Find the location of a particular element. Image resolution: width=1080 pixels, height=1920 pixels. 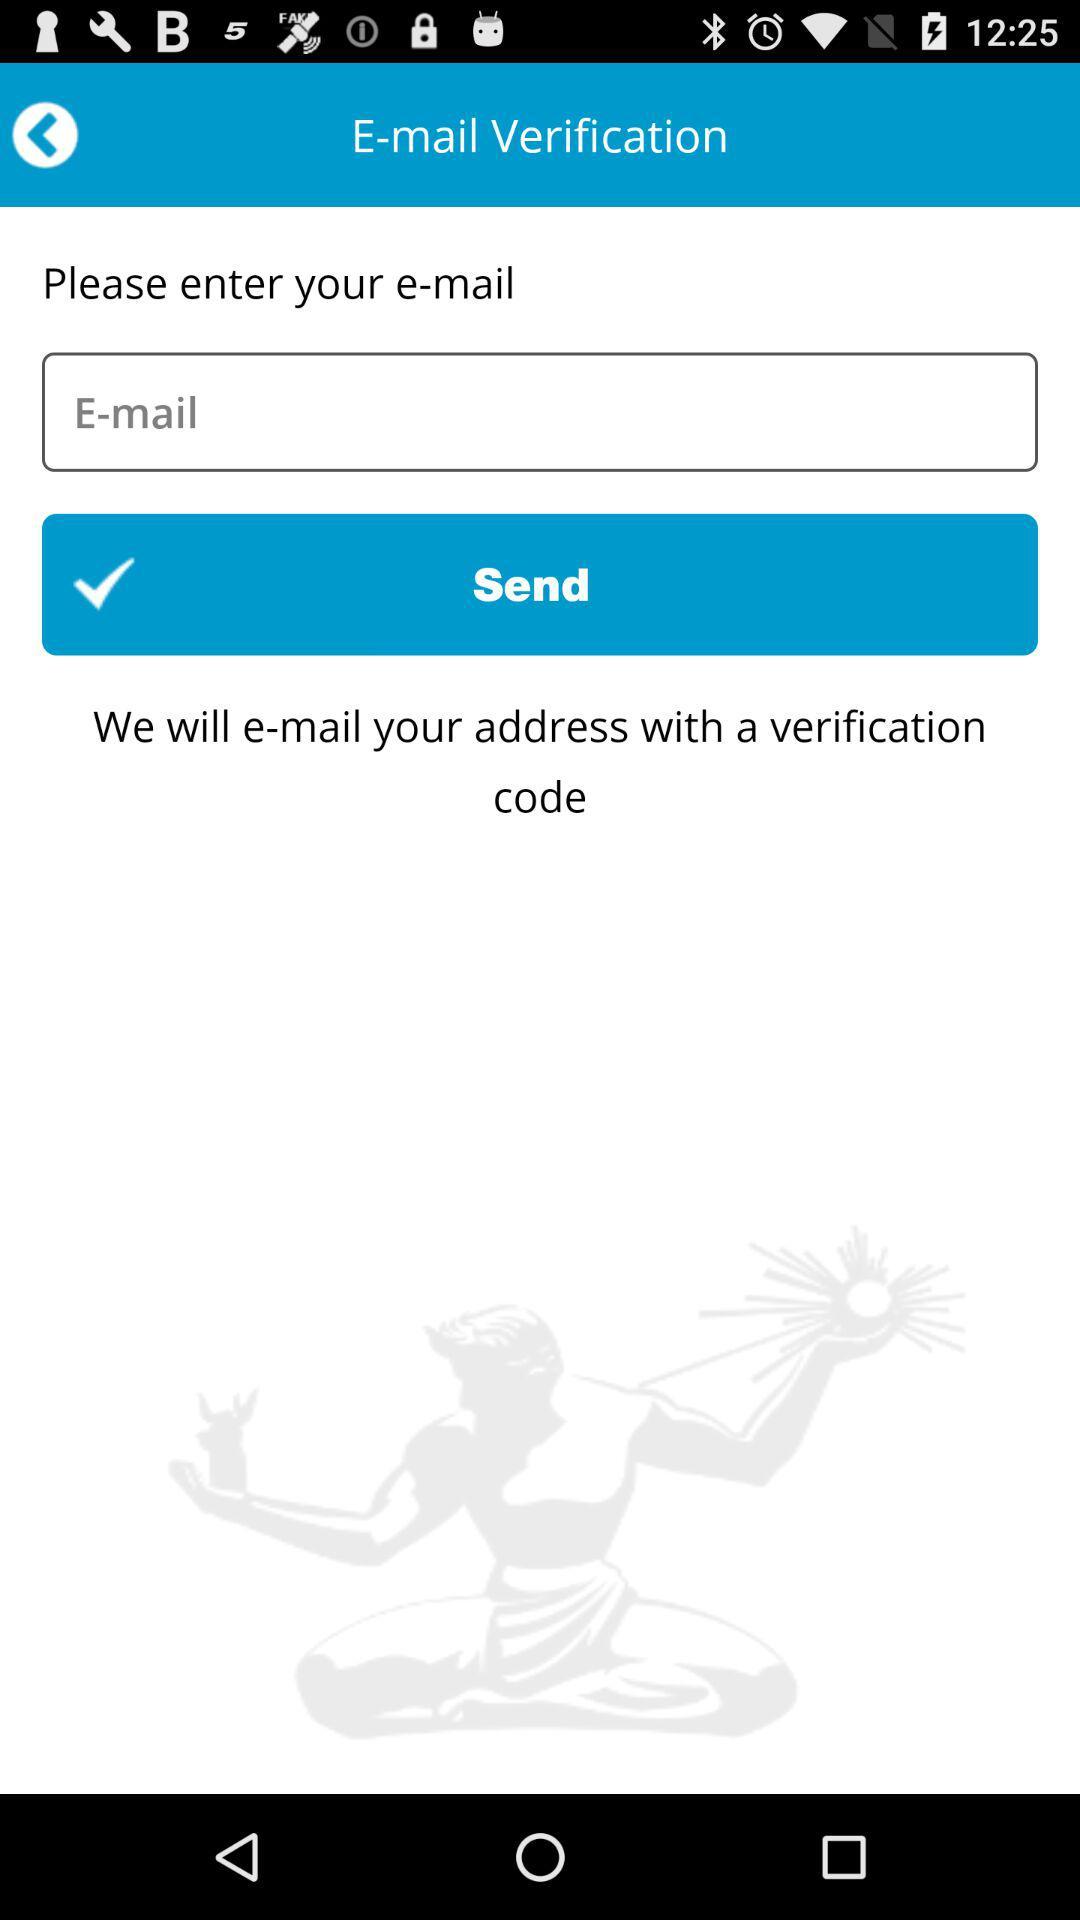

email is located at coordinates (540, 411).